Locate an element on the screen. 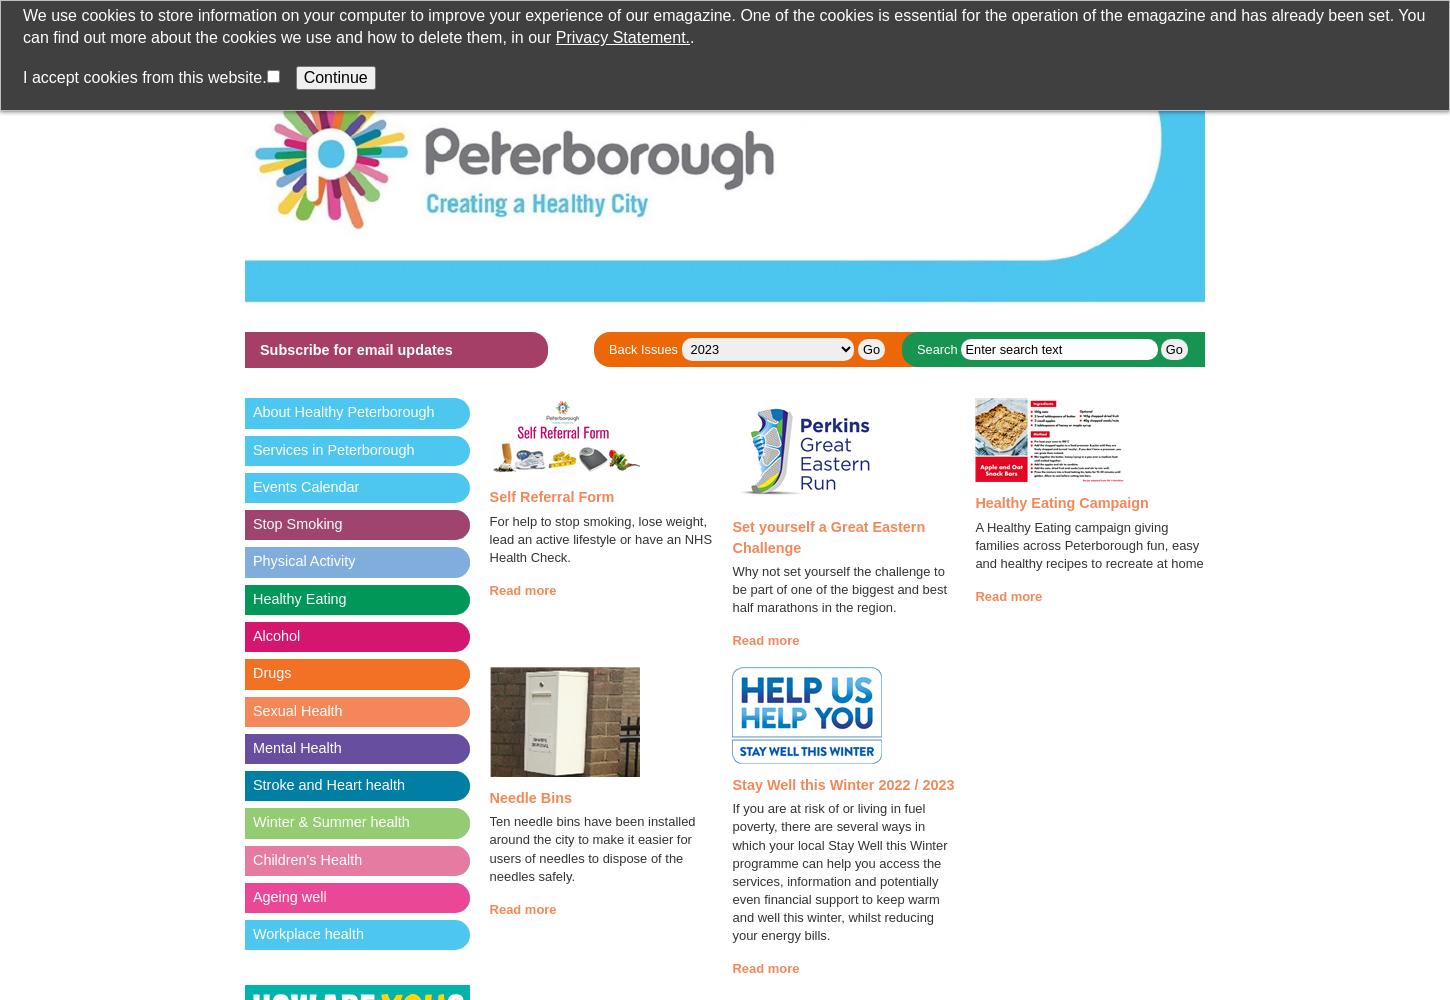  'Events Calendar' is located at coordinates (305, 485).